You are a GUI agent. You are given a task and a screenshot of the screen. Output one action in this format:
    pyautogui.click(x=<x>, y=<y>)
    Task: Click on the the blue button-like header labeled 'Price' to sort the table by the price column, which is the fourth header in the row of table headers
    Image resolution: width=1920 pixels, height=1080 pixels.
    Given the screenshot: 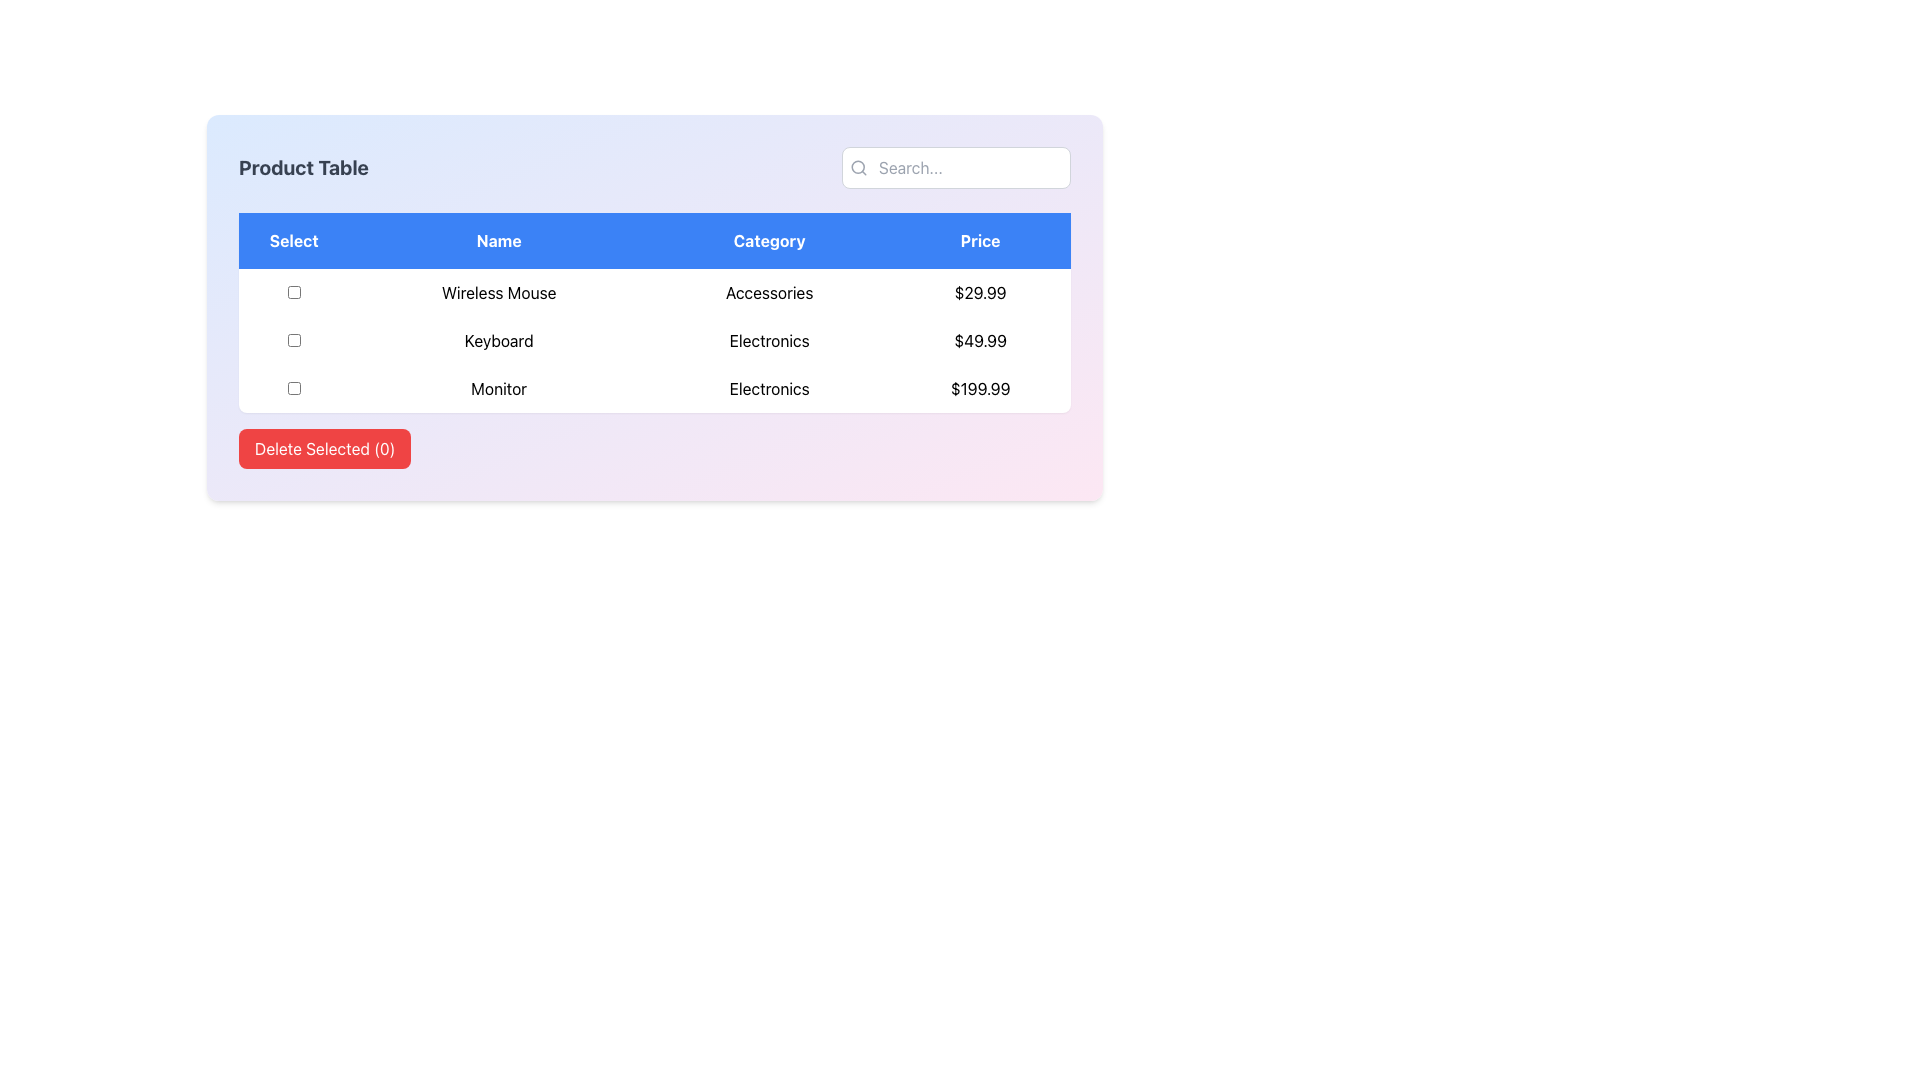 What is the action you would take?
    pyautogui.click(x=980, y=239)
    